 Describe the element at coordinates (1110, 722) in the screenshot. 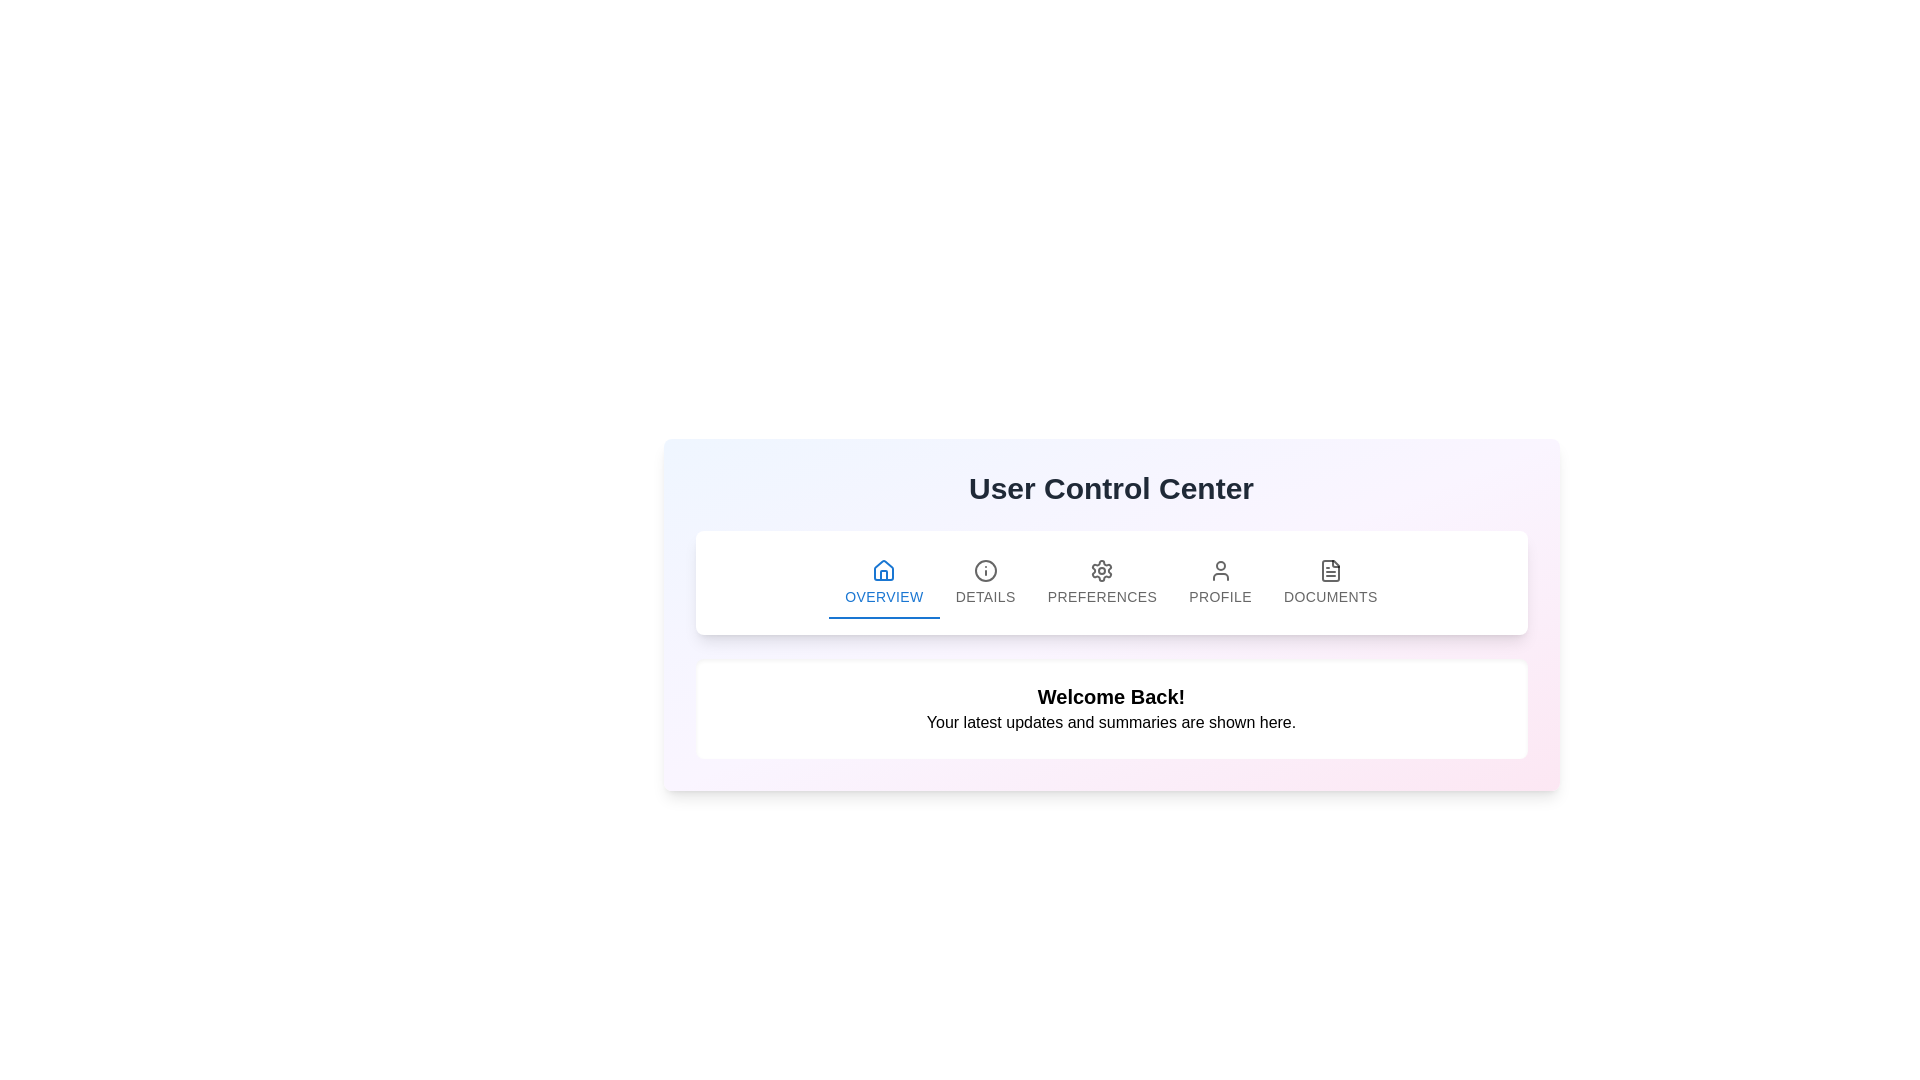

I see `the static text displaying 'Your latest updates and summaries are shown here.' which is located beneath the 'Welcome Back!' headline` at that location.